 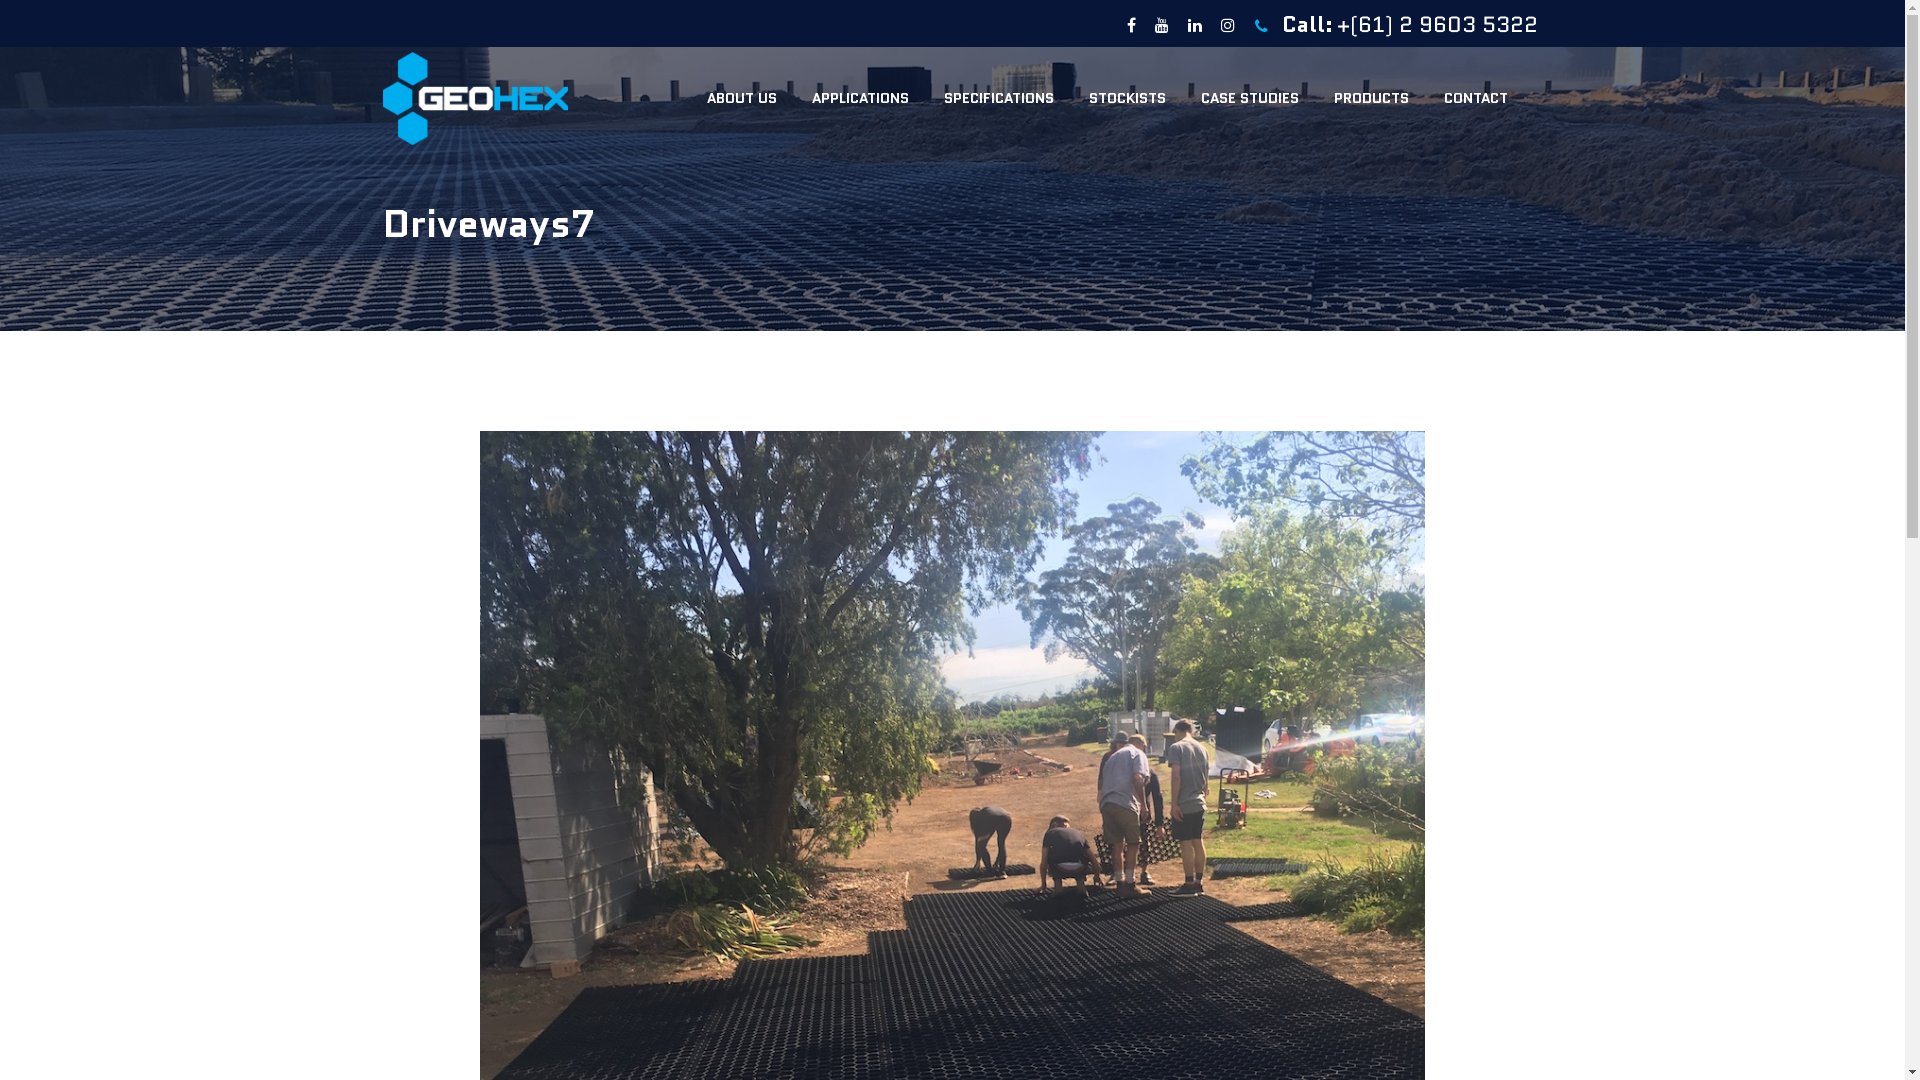 What do you see at coordinates (1474, 98) in the screenshot?
I see `'CONTACT'` at bounding box center [1474, 98].